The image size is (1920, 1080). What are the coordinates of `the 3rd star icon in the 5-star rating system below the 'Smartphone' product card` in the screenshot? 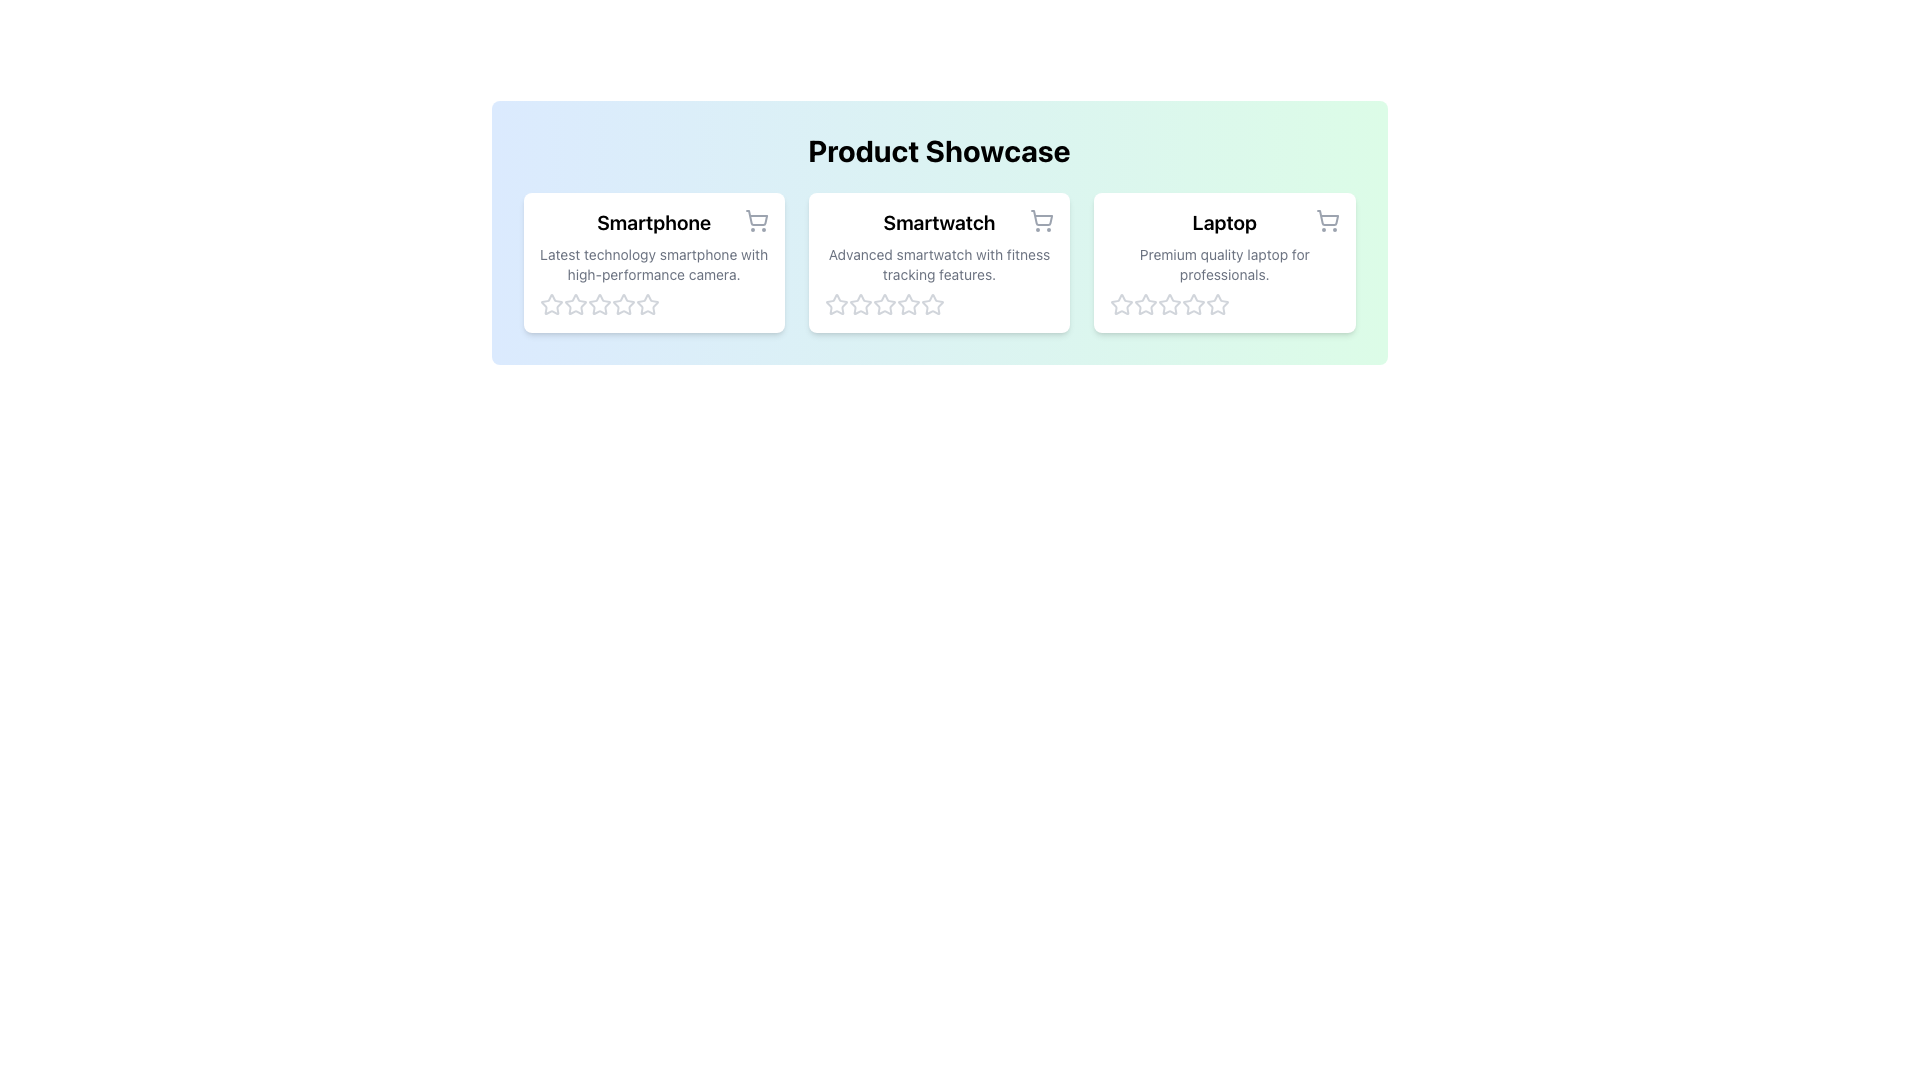 It's located at (598, 304).